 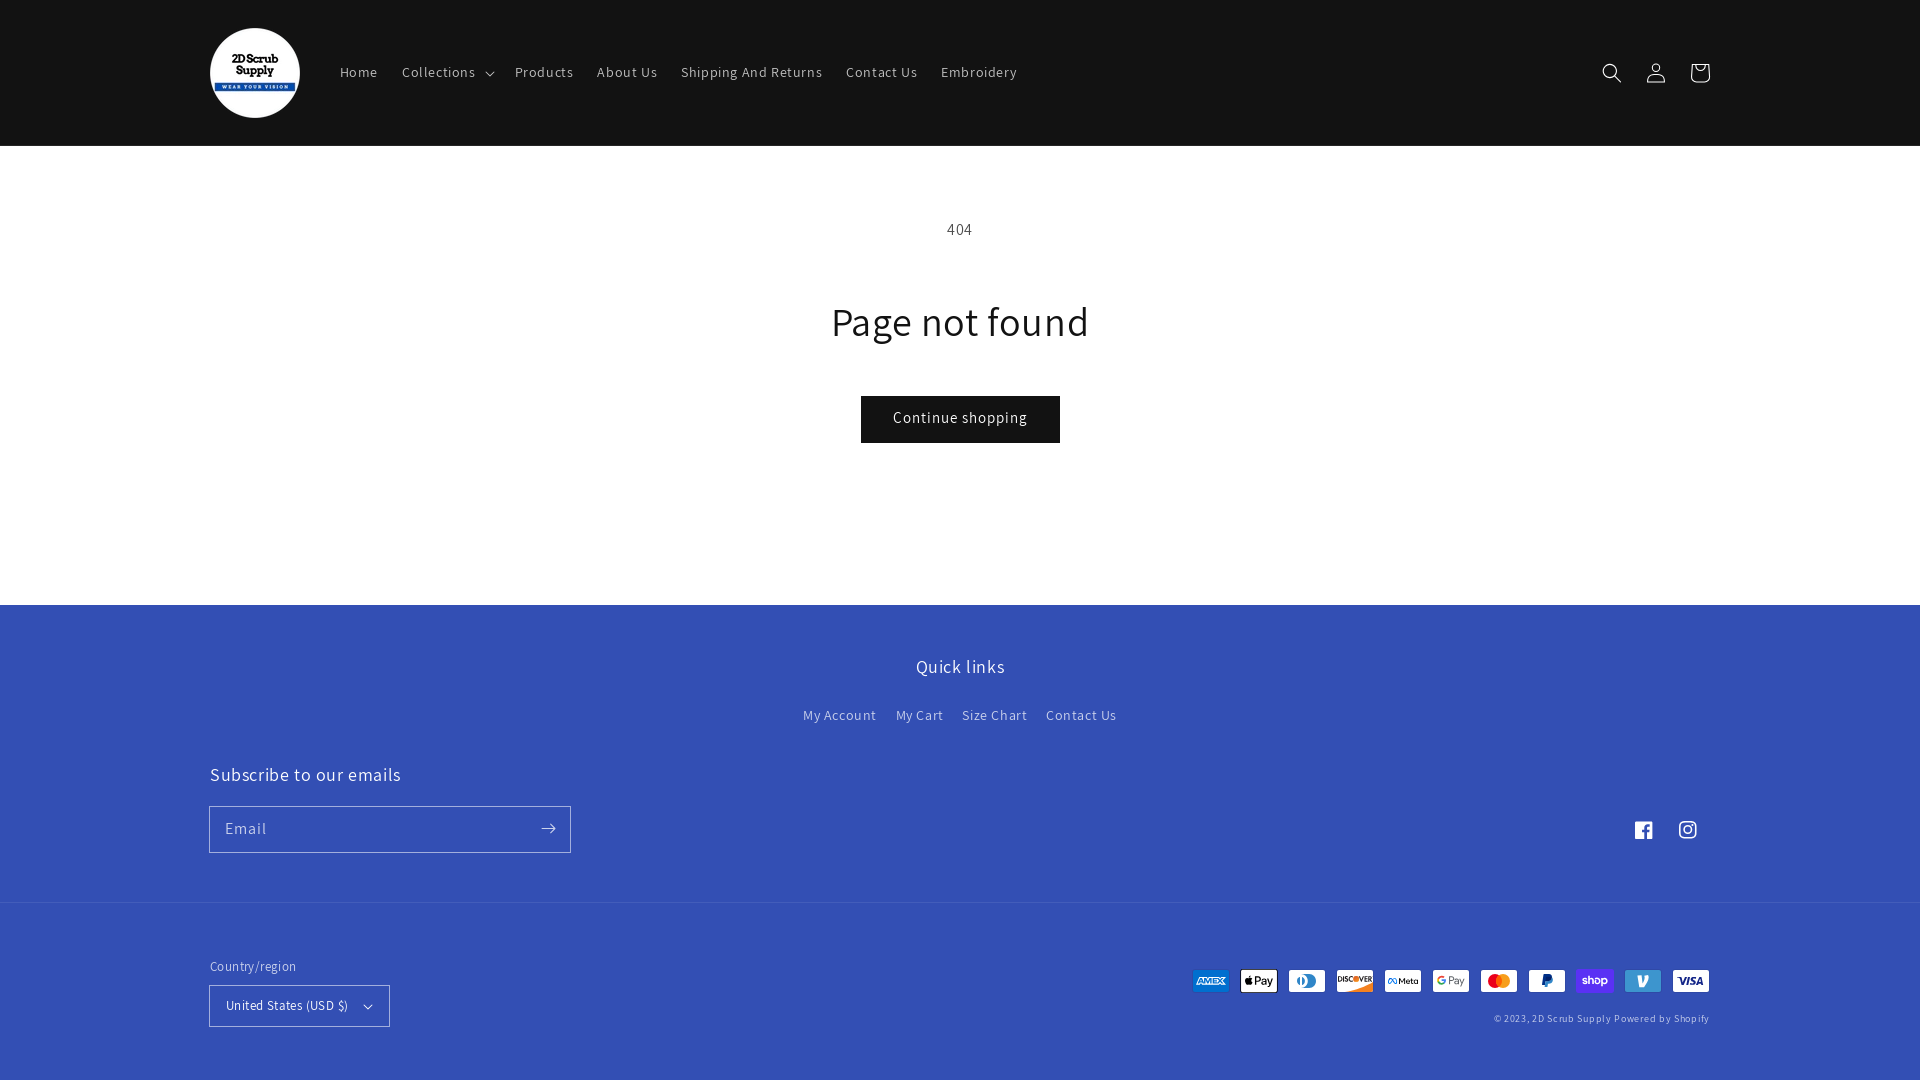 What do you see at coordinates (1080, 714) in the screenshot?
I see `'Contact Us'` at bounding box center [1080, 714].